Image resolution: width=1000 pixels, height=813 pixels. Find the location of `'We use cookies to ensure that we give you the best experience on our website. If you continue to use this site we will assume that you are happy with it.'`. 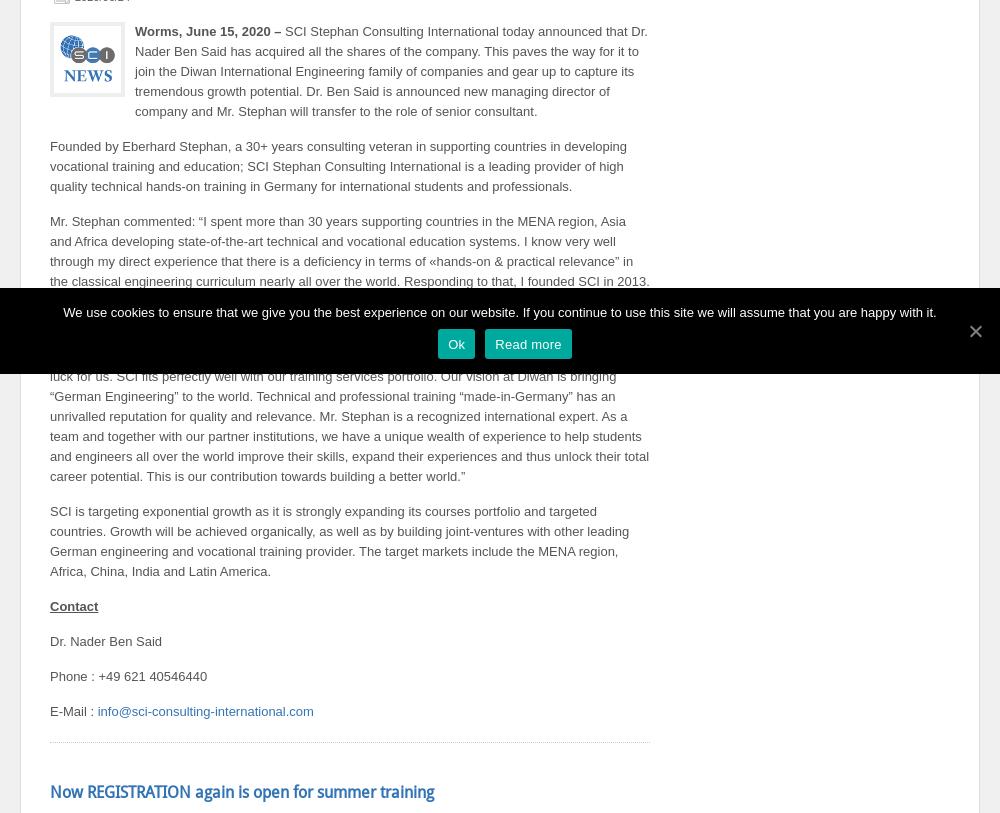

'We use cookies to ensure that we give you the best experience on our website. If you continue to use this site we will assume that you are happy with it.' is located at coordinates (62, 311).